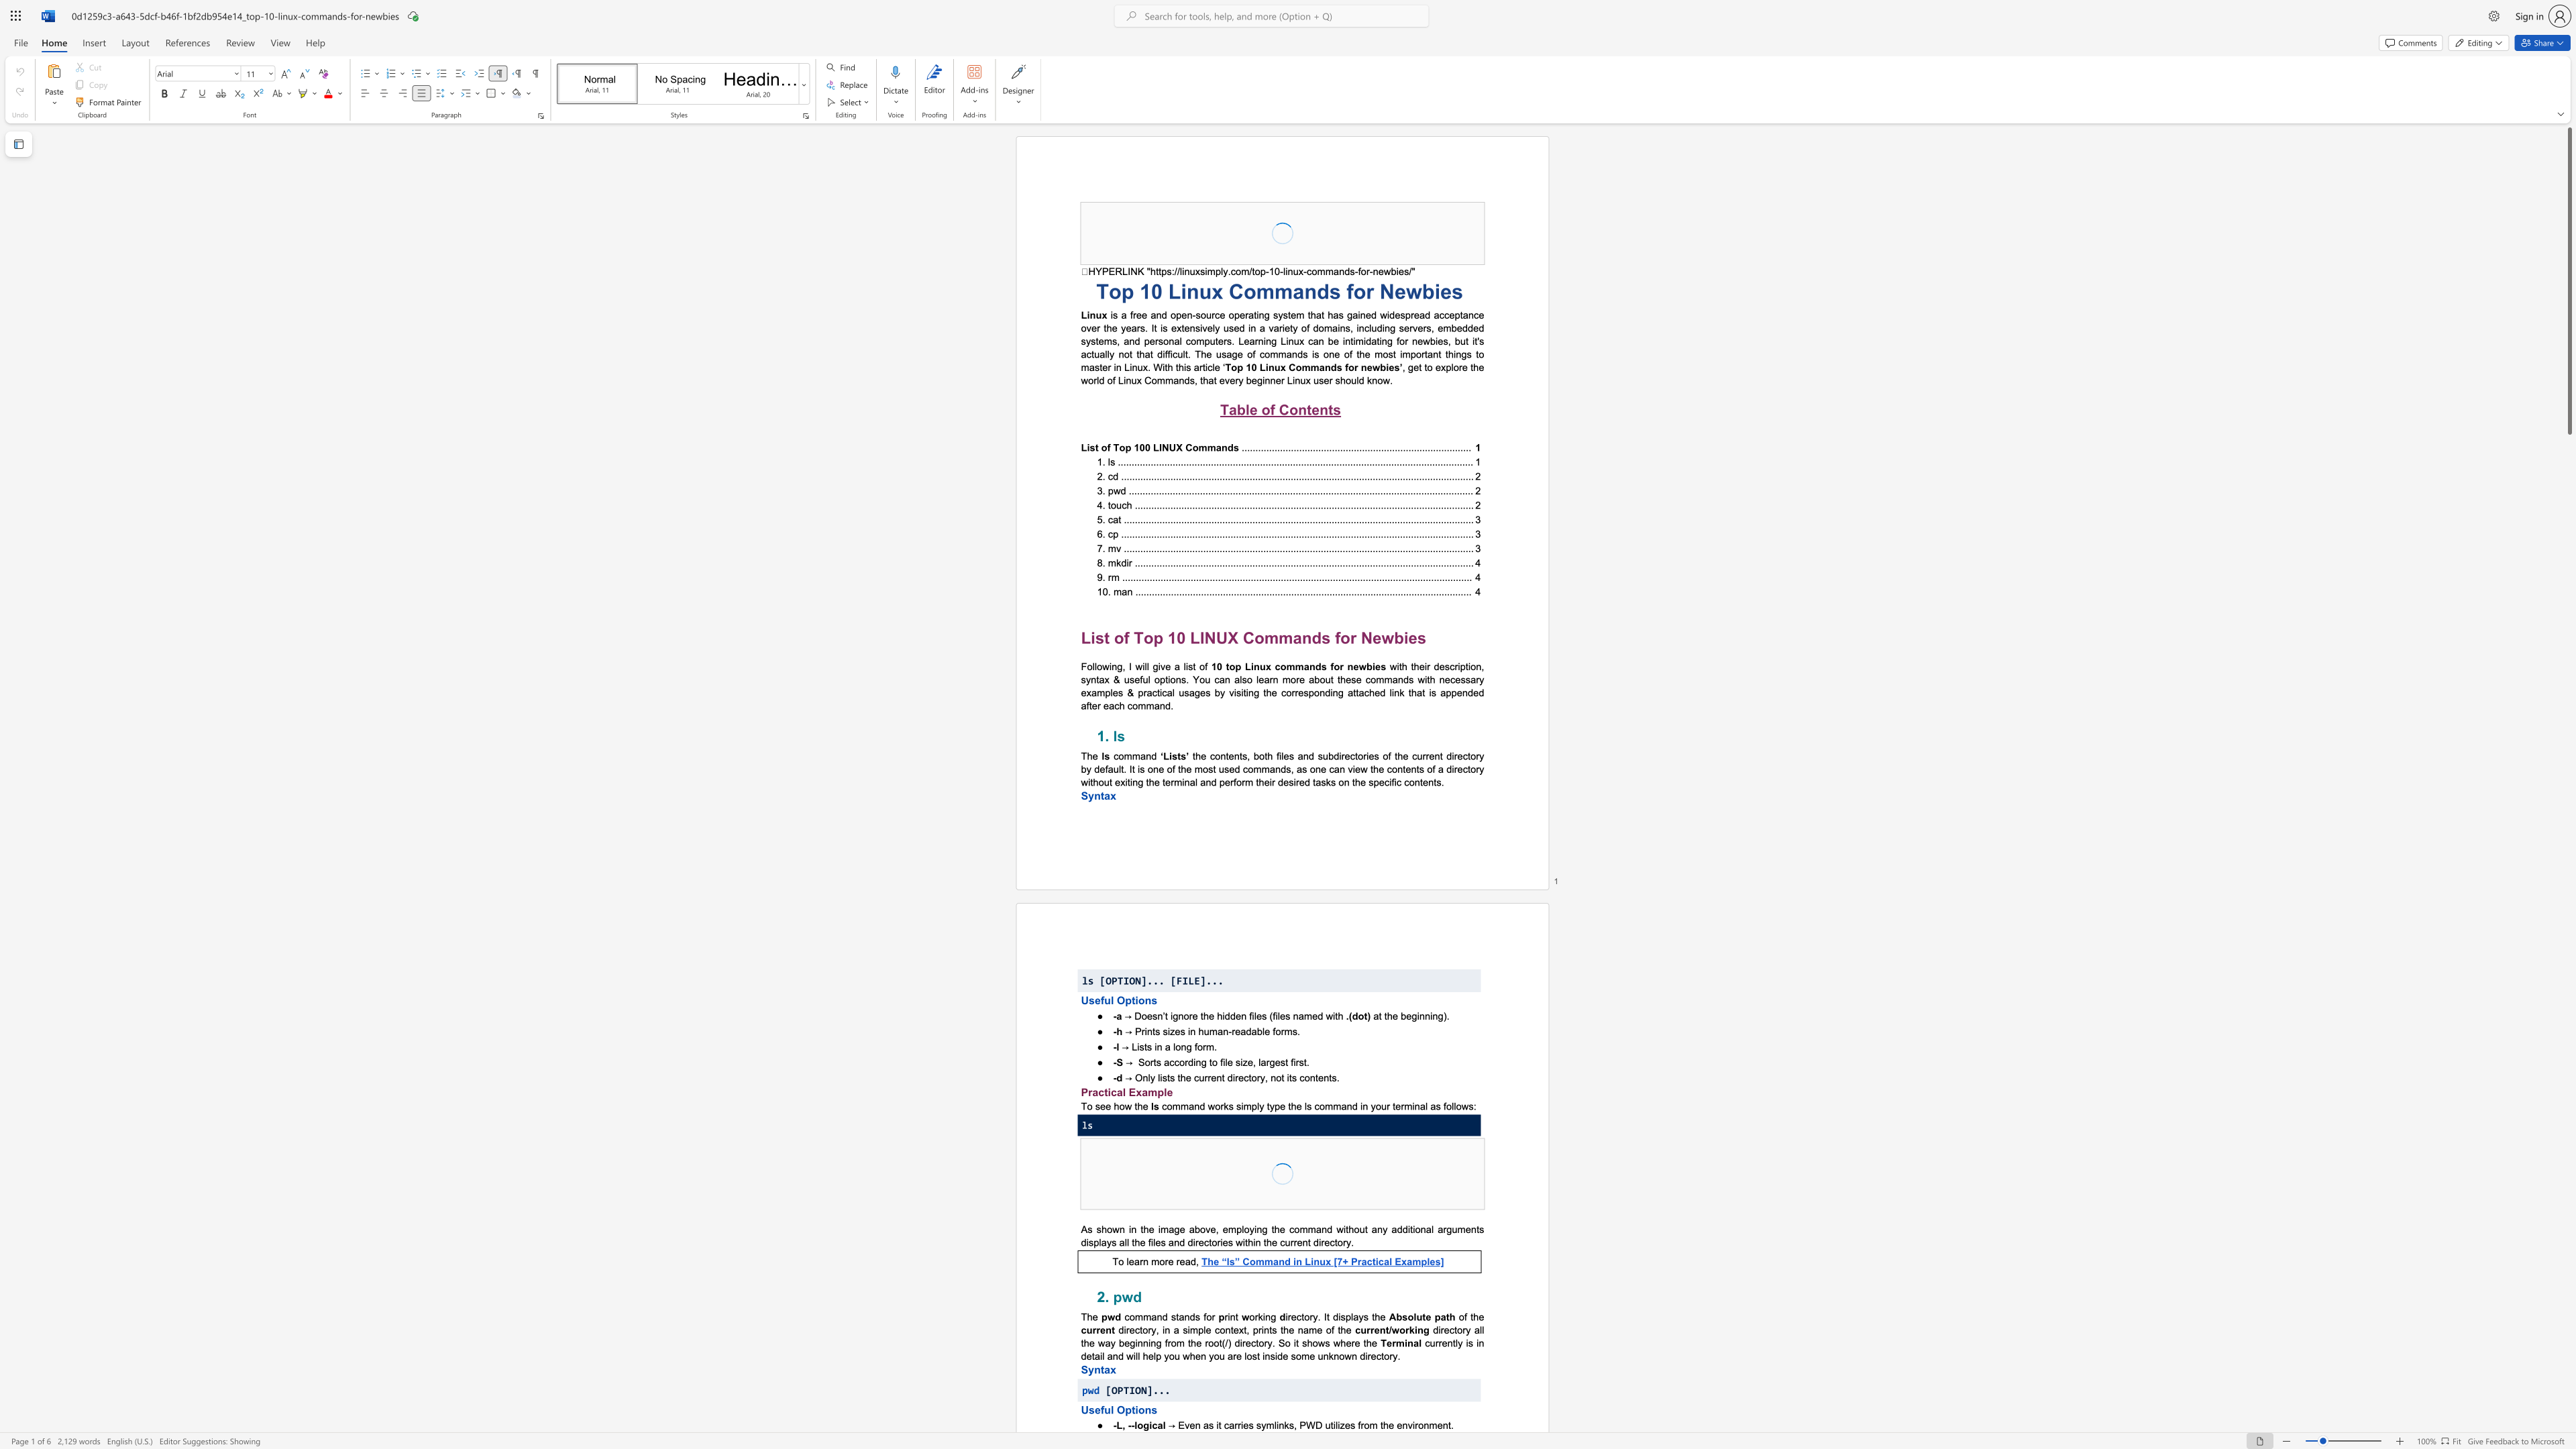 The height and width of the screenshot is (1449, 2576). Describe the element at coordinates (2568, 576) in the screenshot. I see `the scrollbar to move the content lower` at that location.